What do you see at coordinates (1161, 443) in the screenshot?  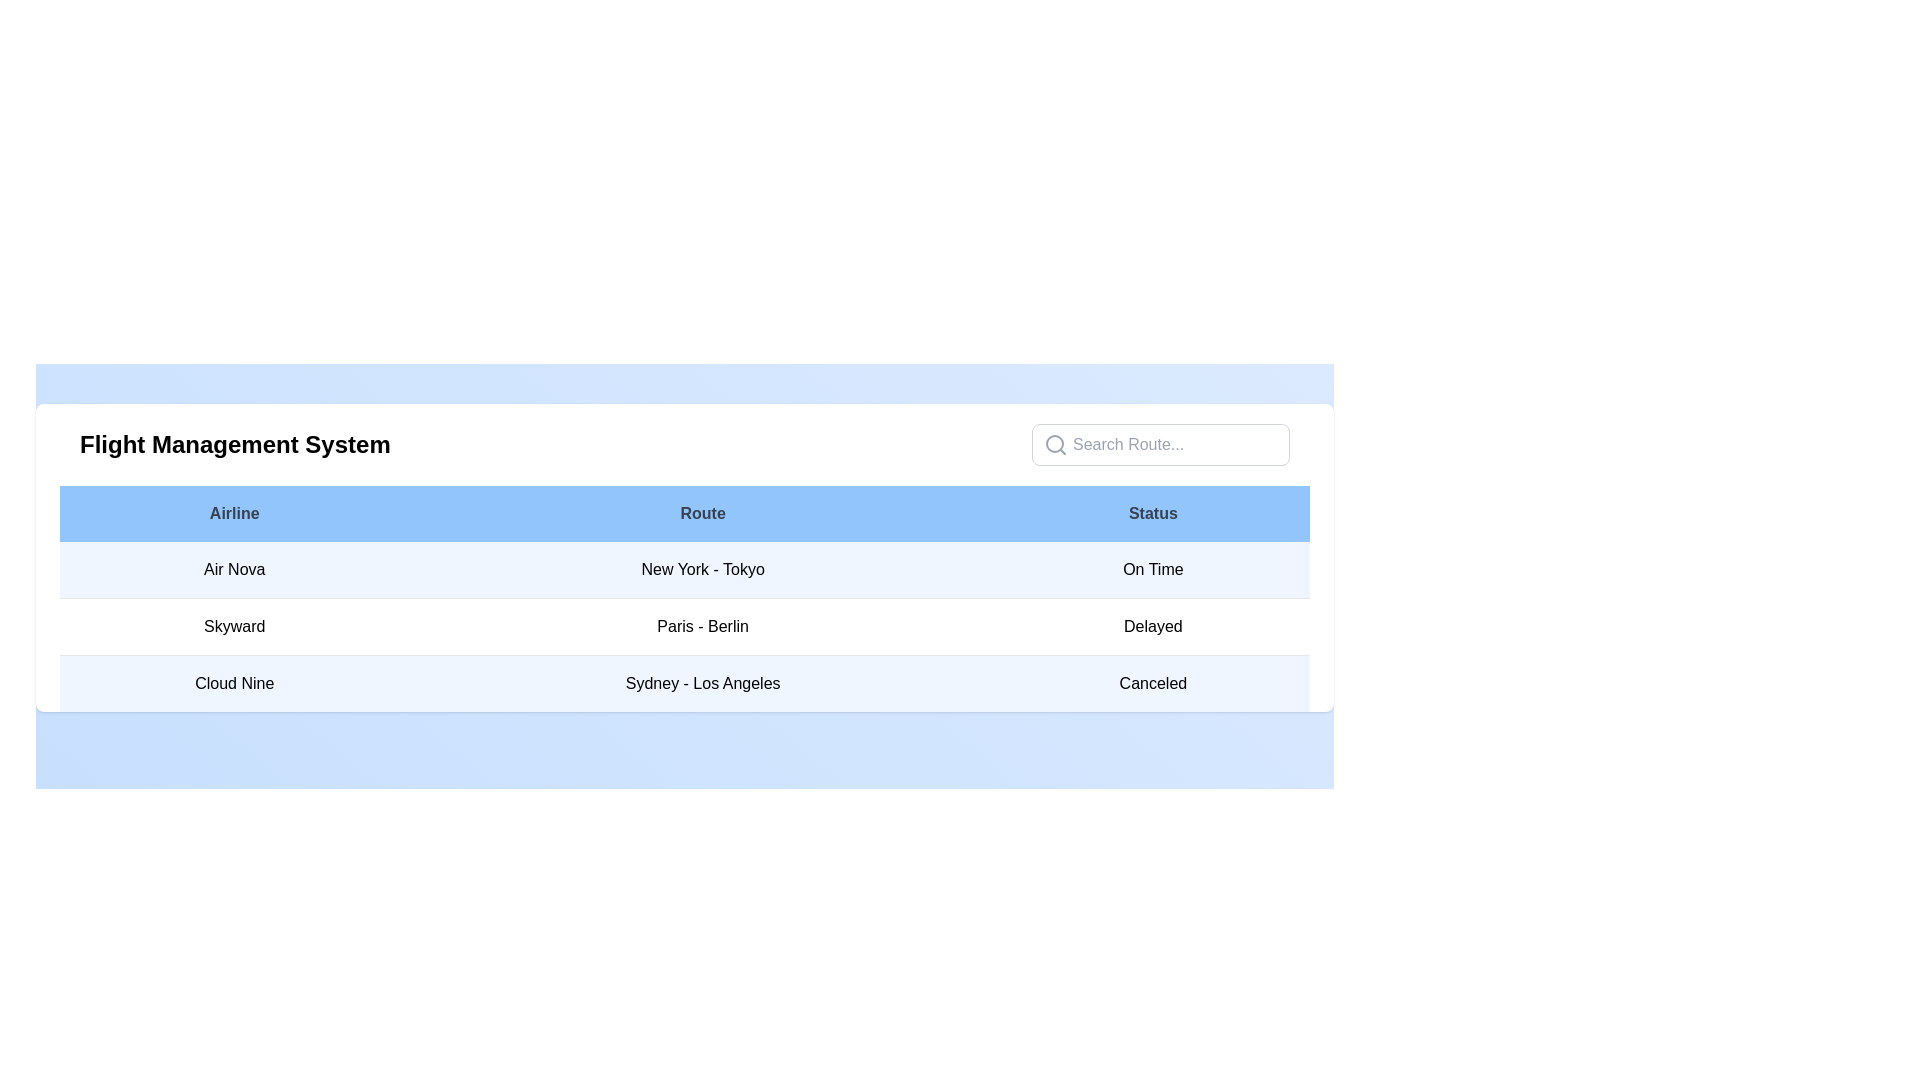 I see `inside the text input field for search functionality in the Flight Management System header to place the cursor` at bounding box center [1161, 443].